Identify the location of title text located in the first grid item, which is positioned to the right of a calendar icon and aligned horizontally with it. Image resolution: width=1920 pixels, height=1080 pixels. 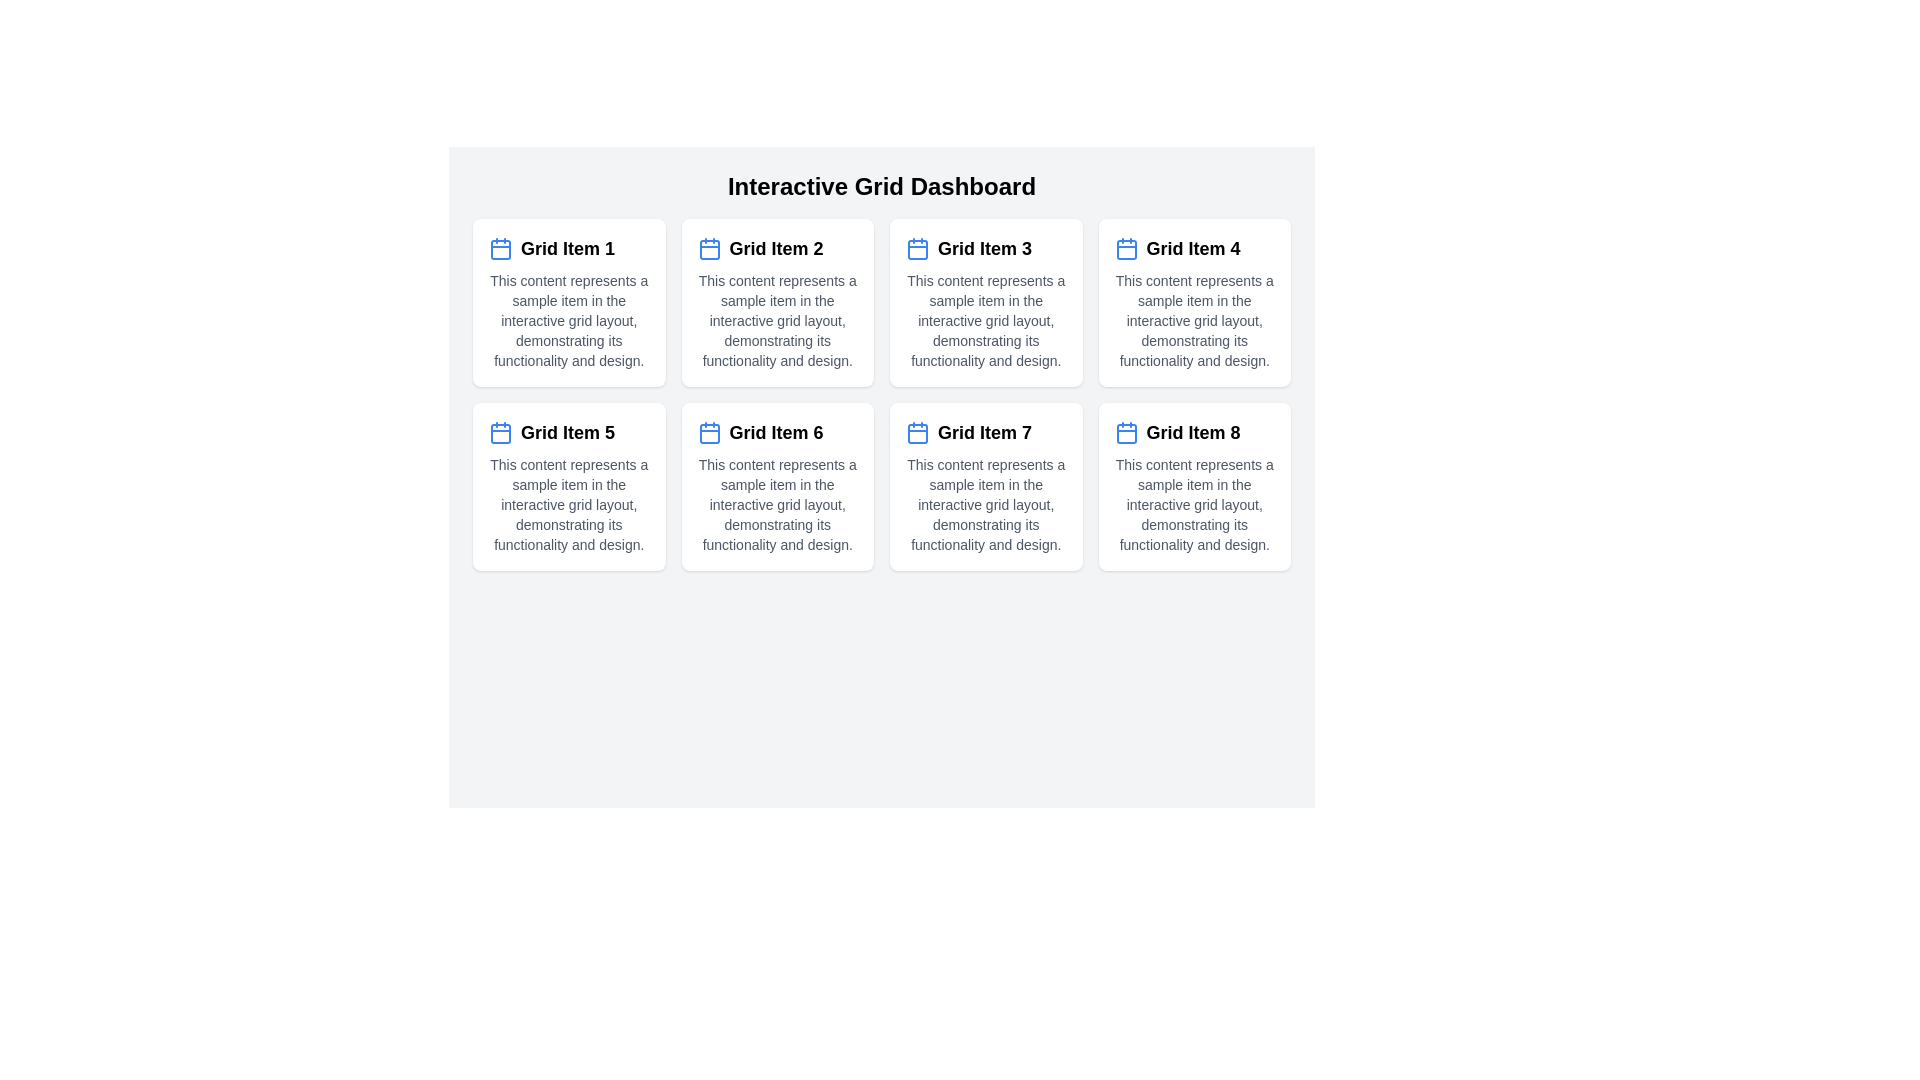
(566, 248).